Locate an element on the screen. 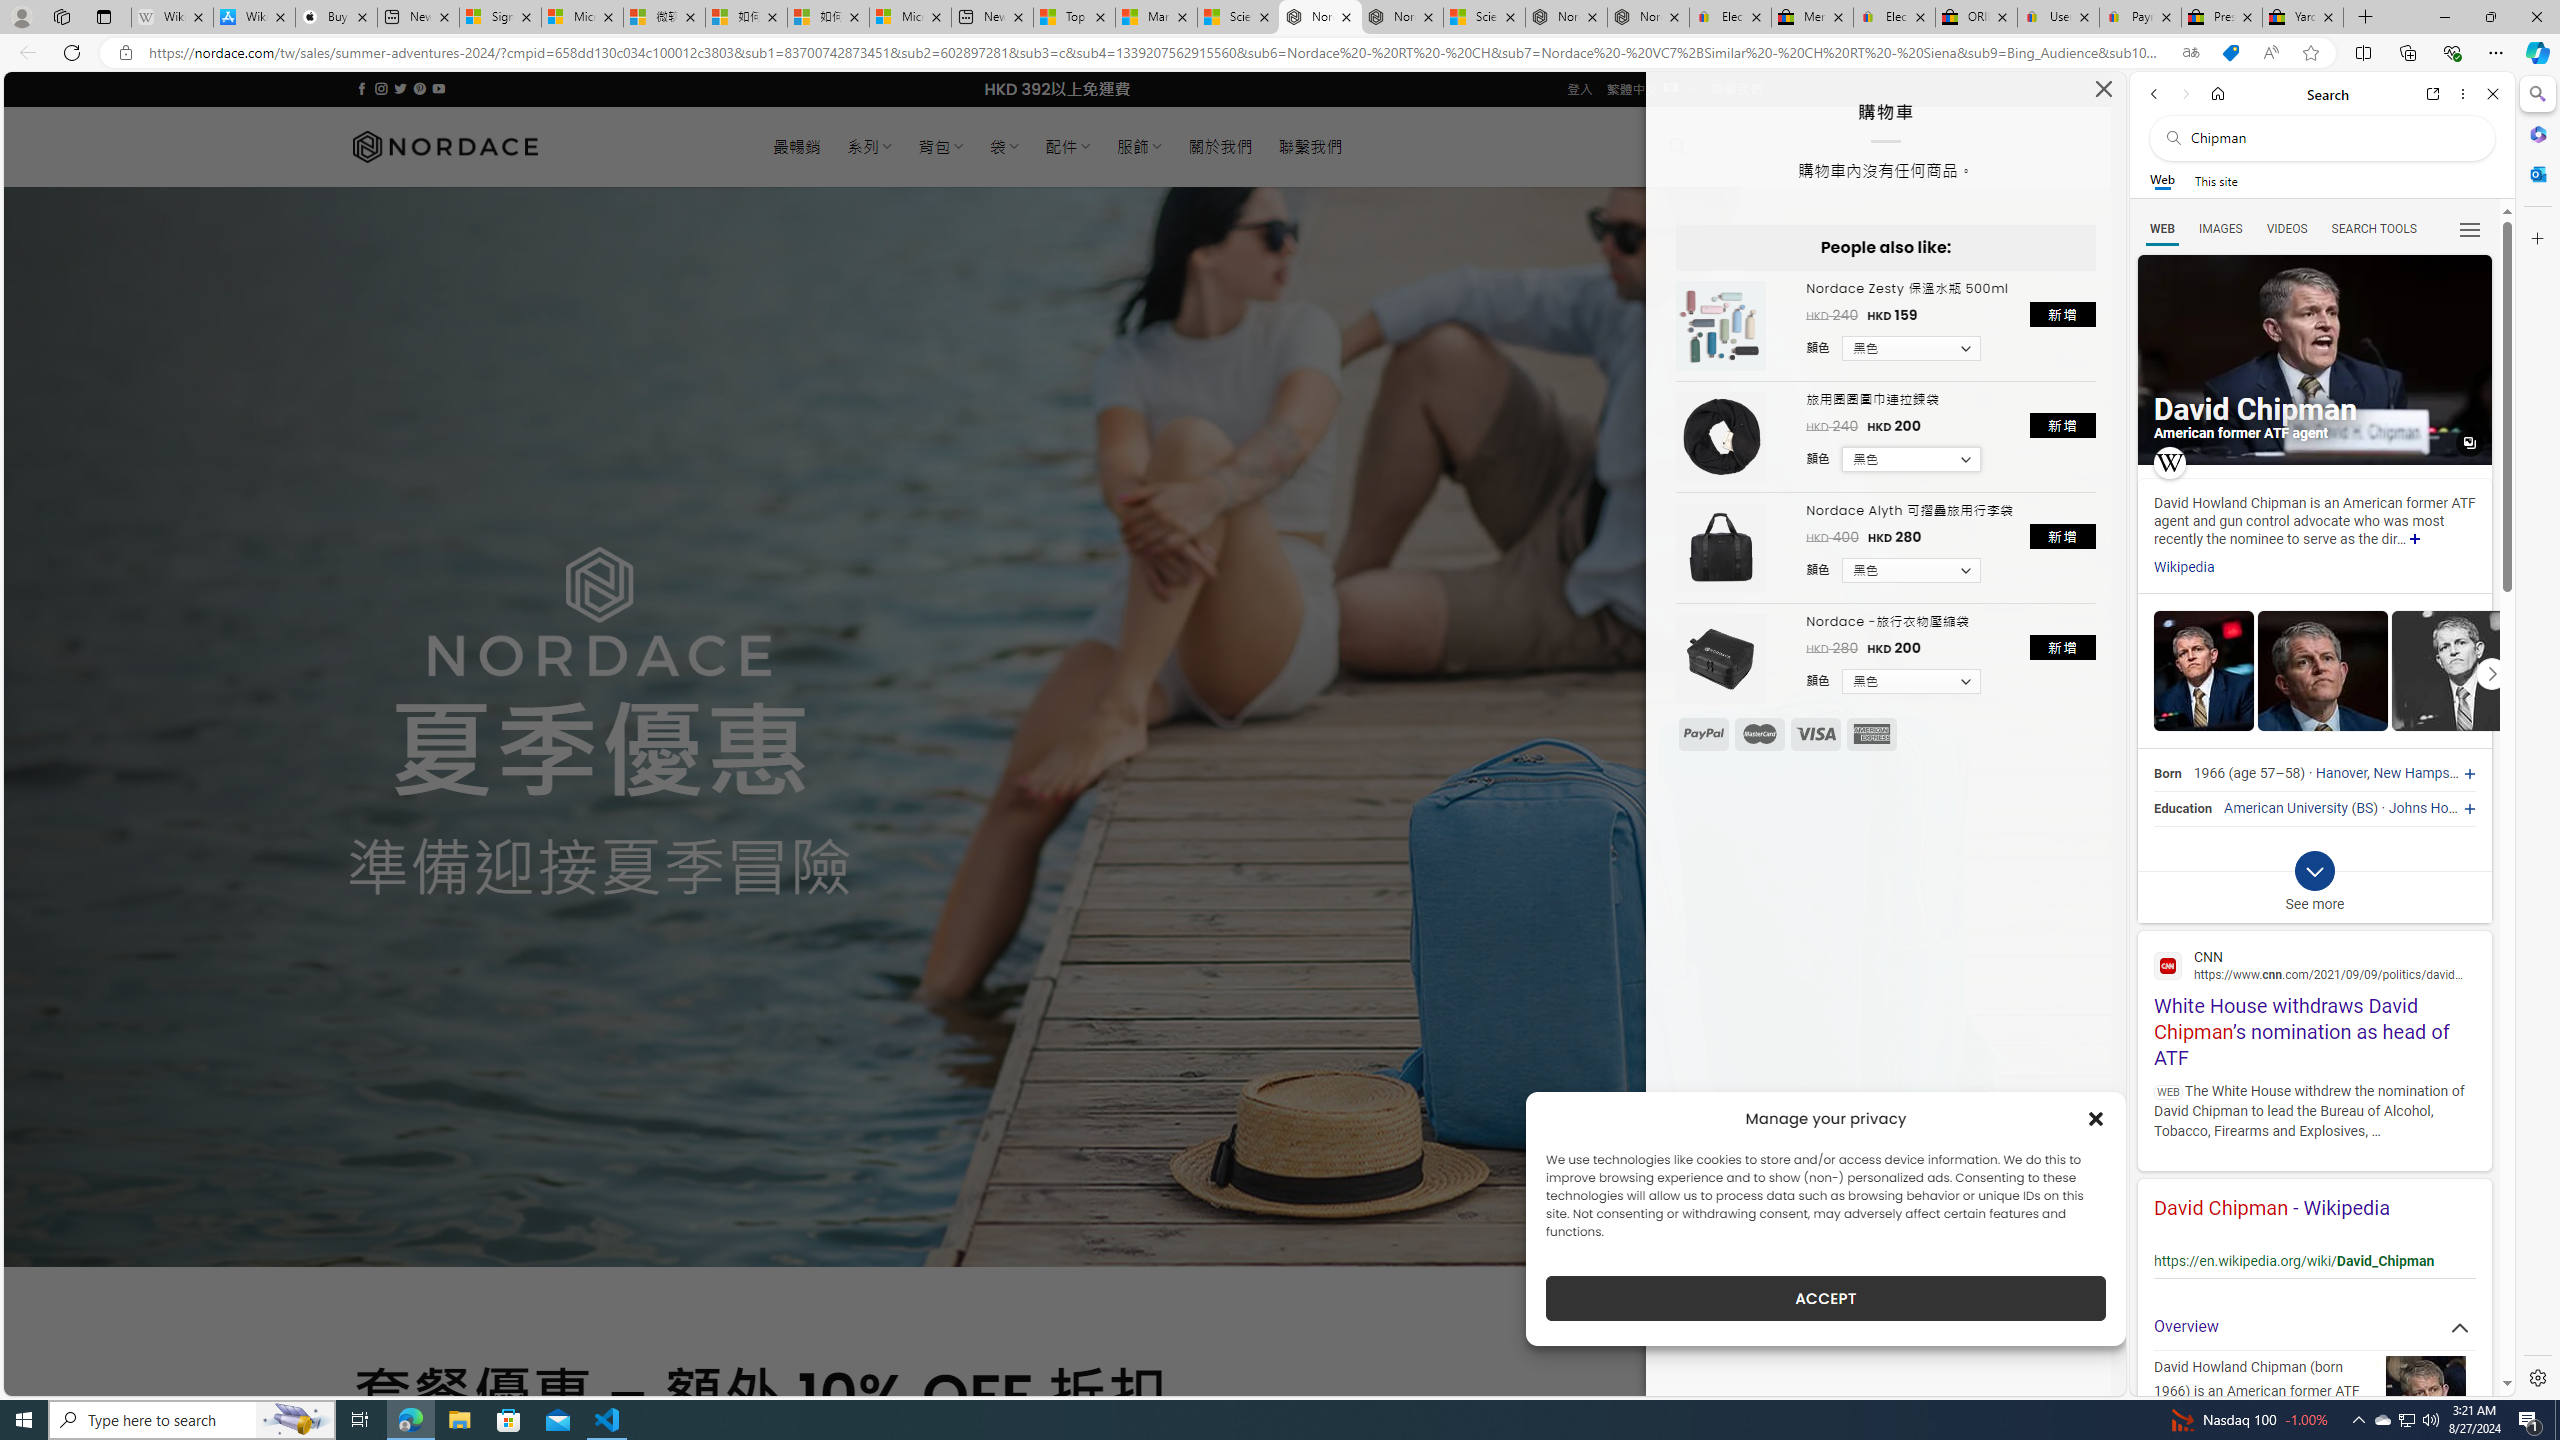 Image resolution: width=2560 pixels, height=1440 pixels. 'View site information' is located at coordinates (125, 53).